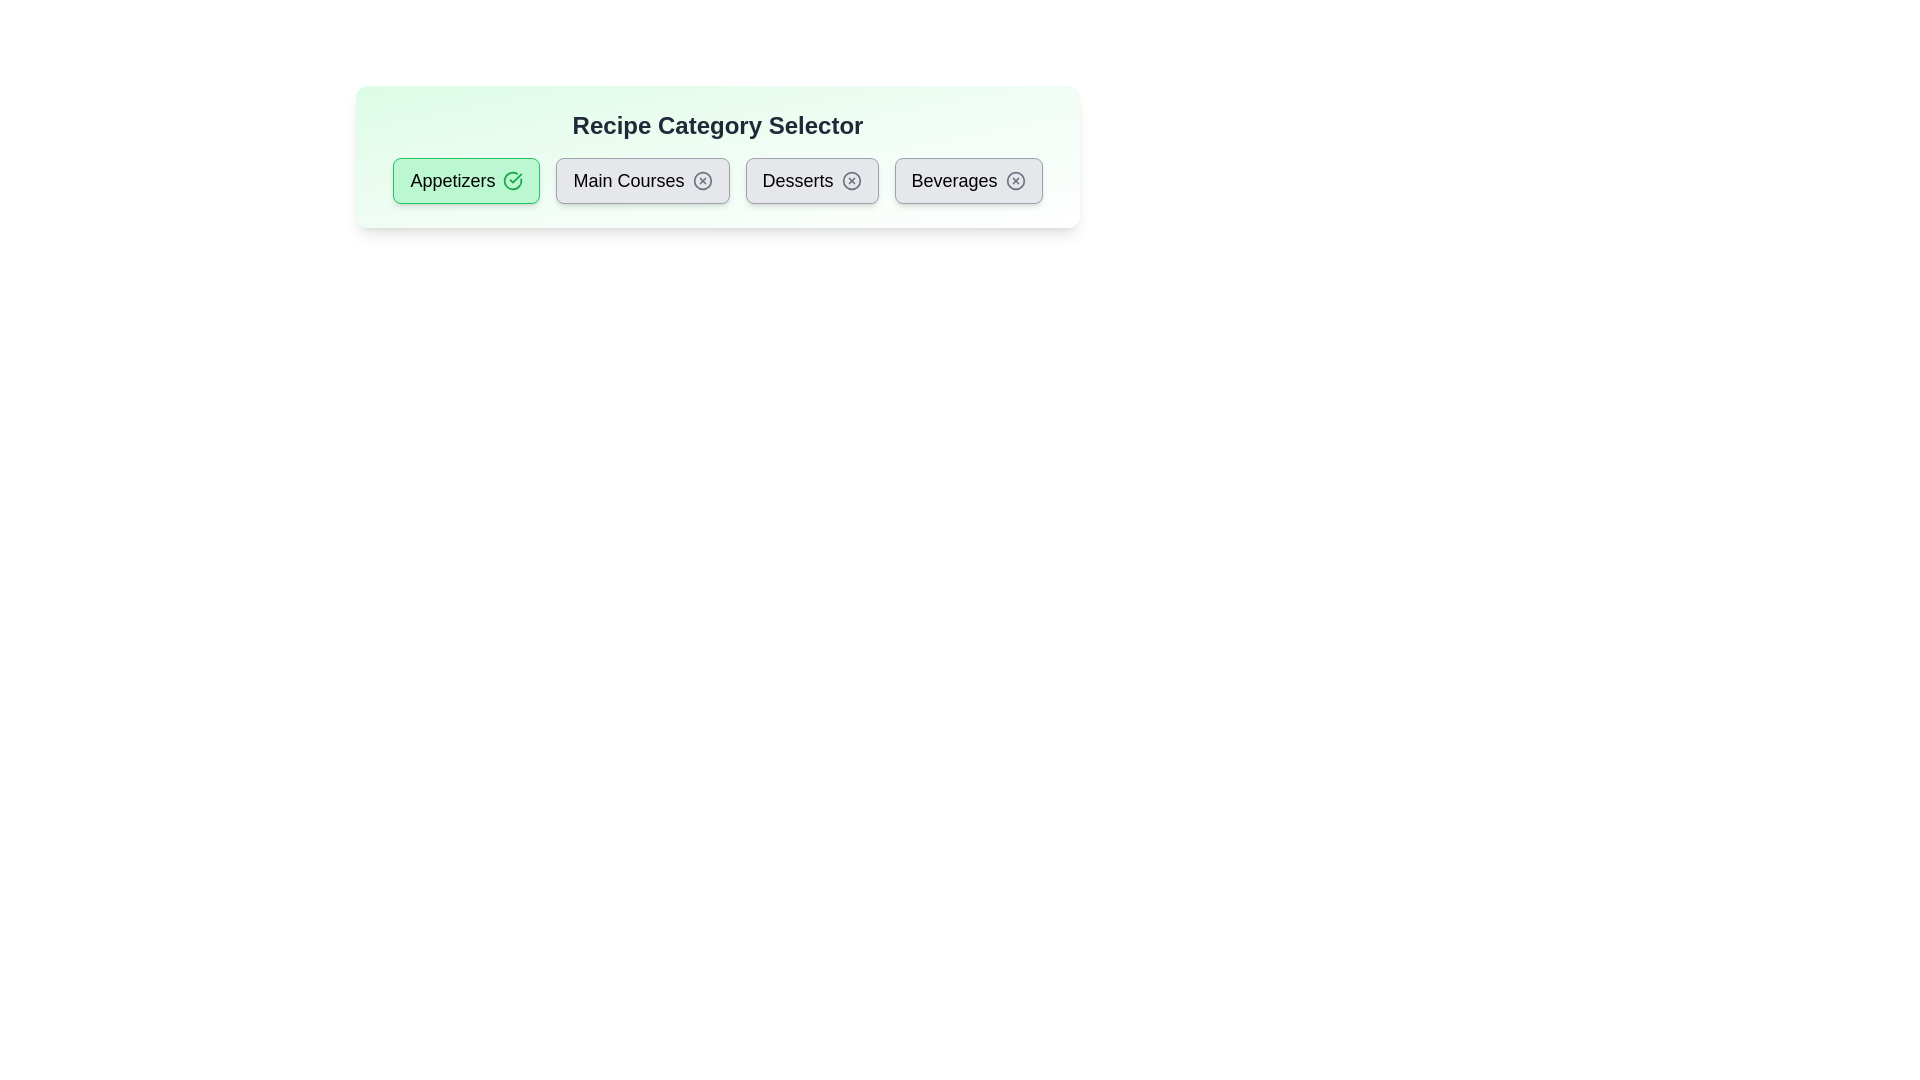  I want to click on the category button labeled Appetizers, so click(465, 181).